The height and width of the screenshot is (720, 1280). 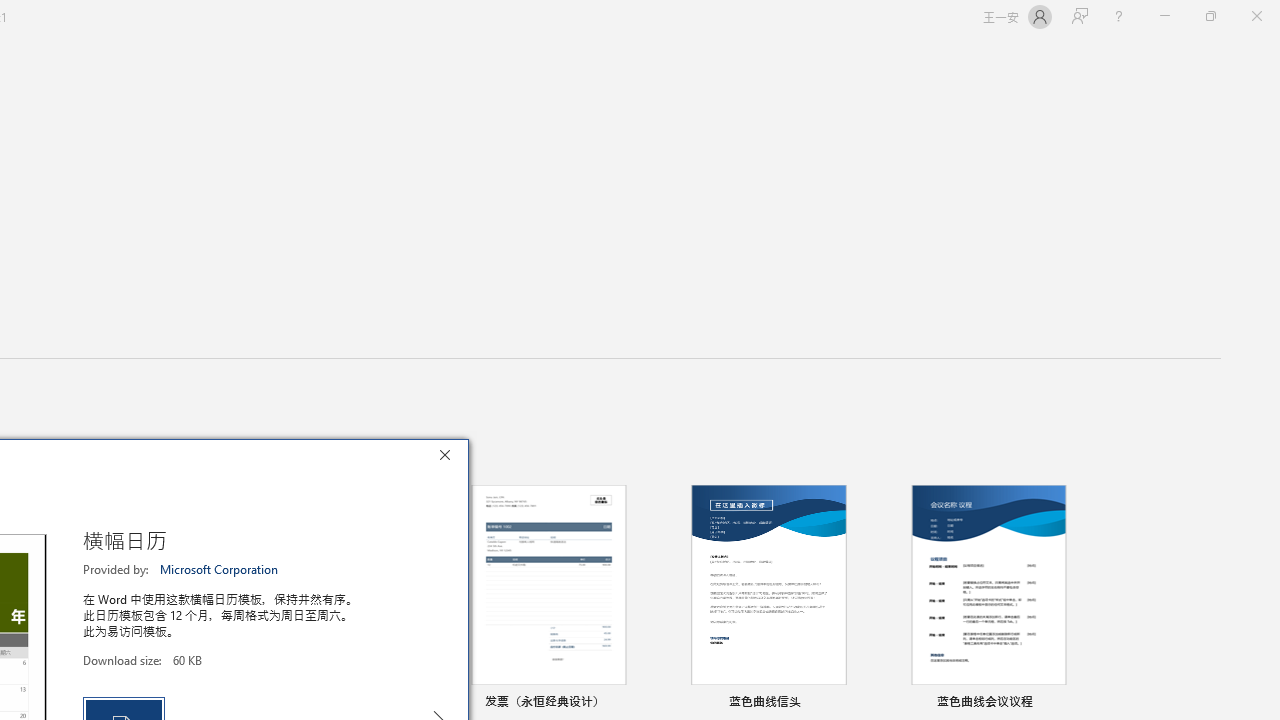 What do you see at coordinates (220, 569) in the screenshot?
I see `'Microsoft Corporation'` at bounding box center [220, 569].